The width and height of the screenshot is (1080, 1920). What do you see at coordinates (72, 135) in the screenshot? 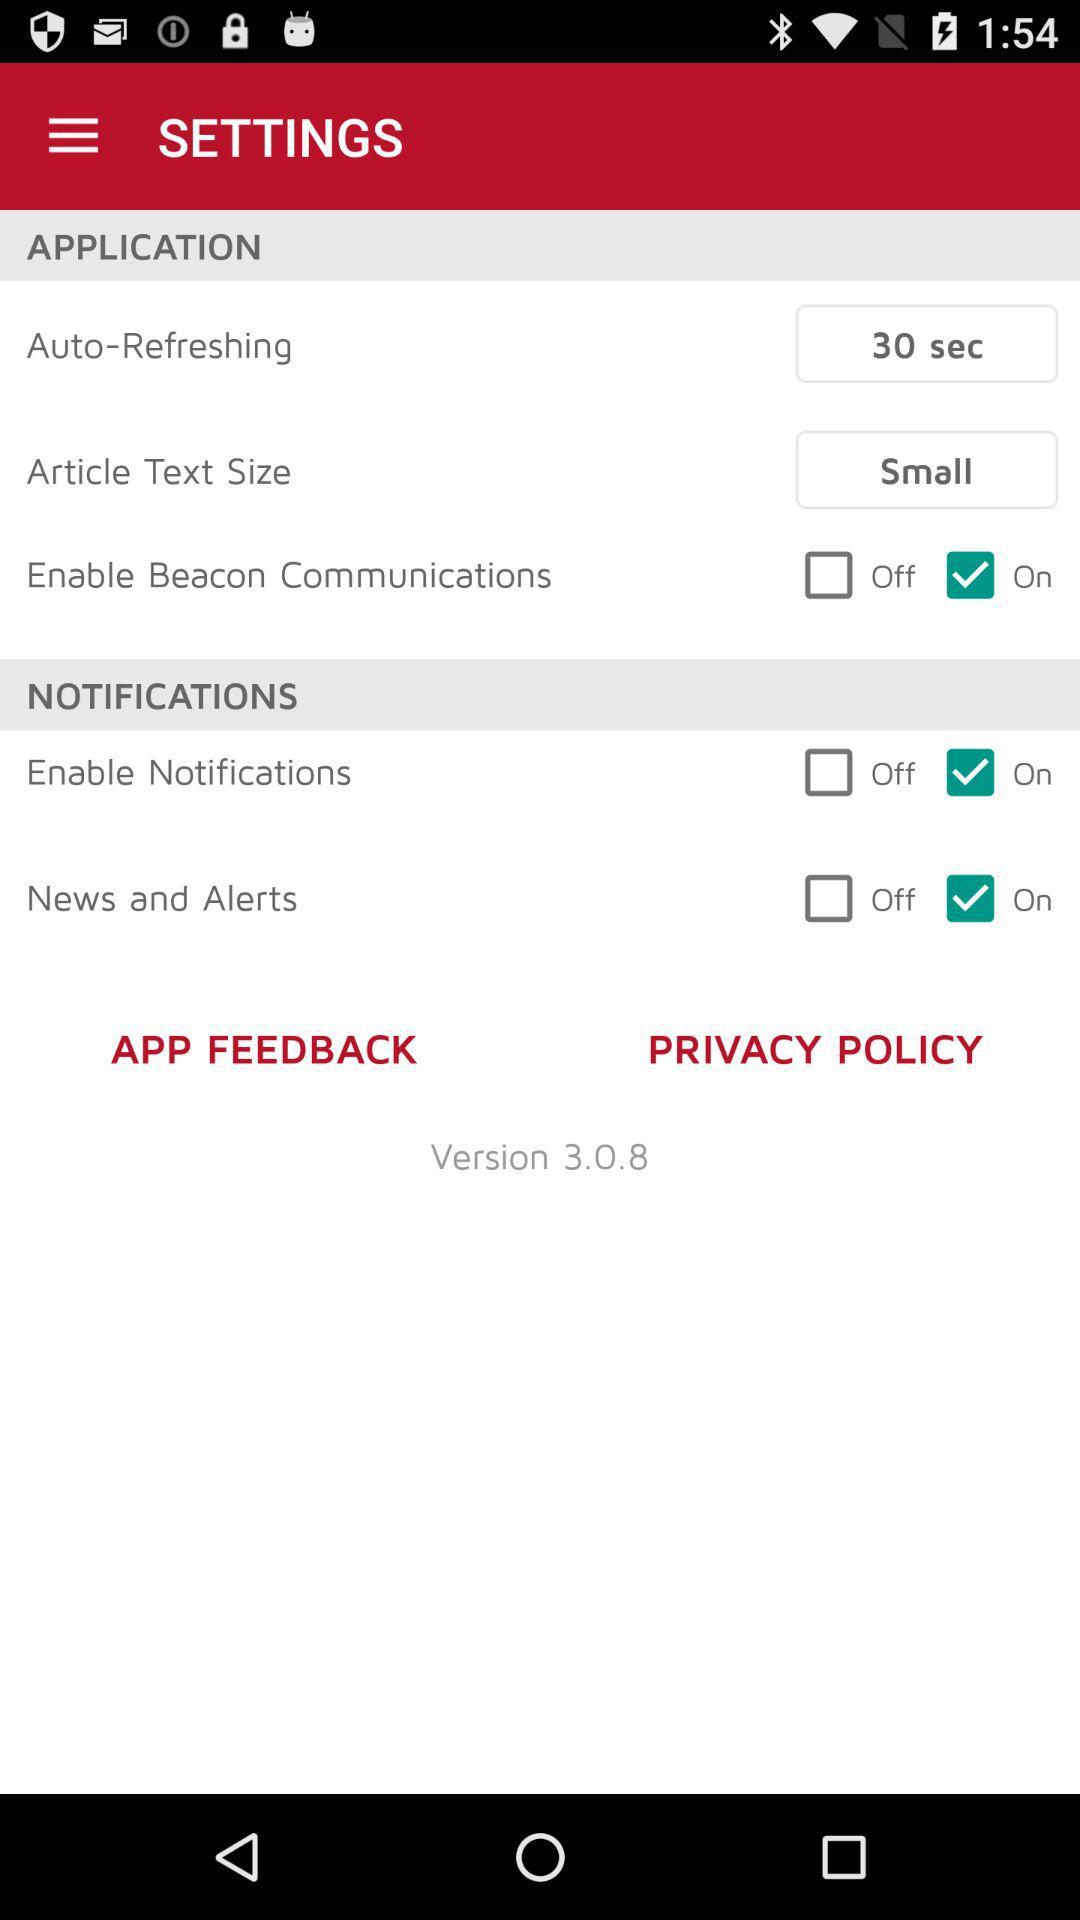
I see `settings option` at bounding box center [72, 135].